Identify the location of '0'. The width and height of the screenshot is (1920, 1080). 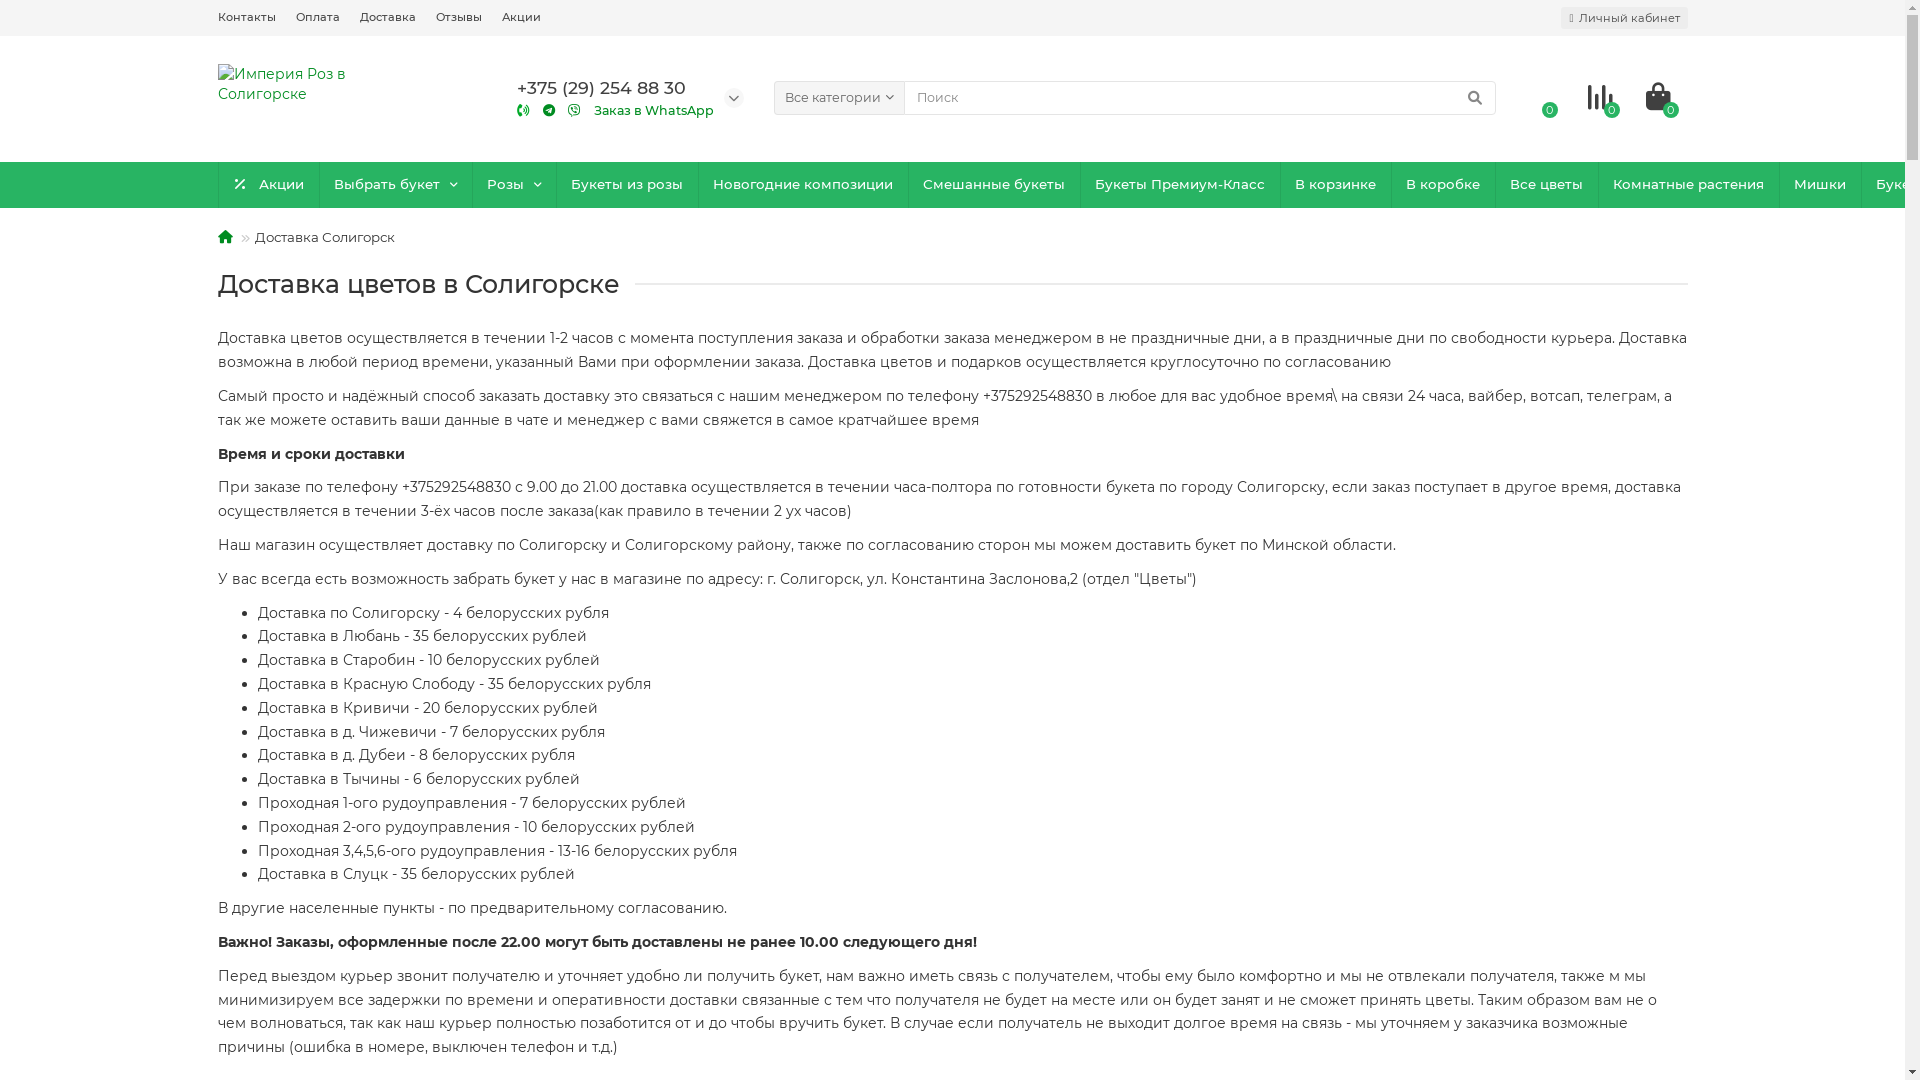
(1658, 97).